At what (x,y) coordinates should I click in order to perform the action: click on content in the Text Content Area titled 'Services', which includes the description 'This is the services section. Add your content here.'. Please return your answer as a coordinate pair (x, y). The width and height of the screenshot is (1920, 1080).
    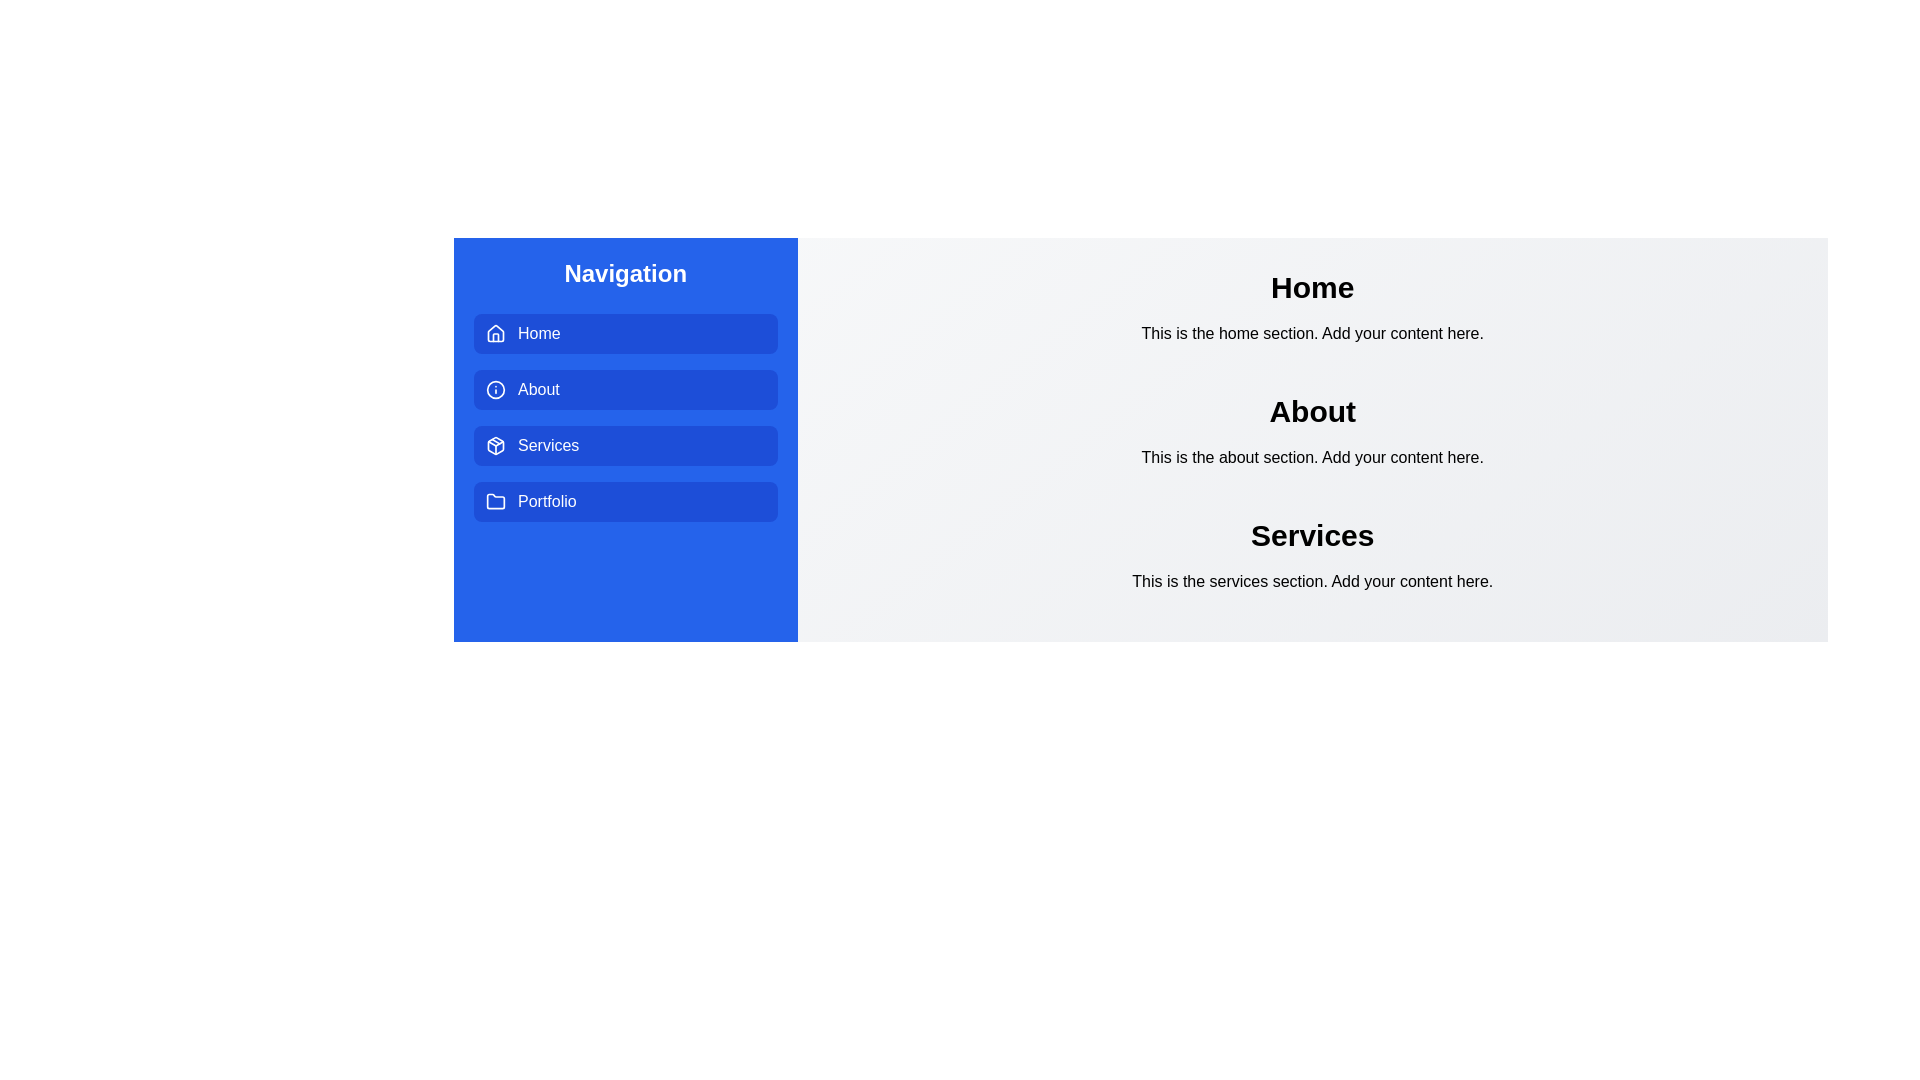
    Looking at the image, I should click on (1312, 555).